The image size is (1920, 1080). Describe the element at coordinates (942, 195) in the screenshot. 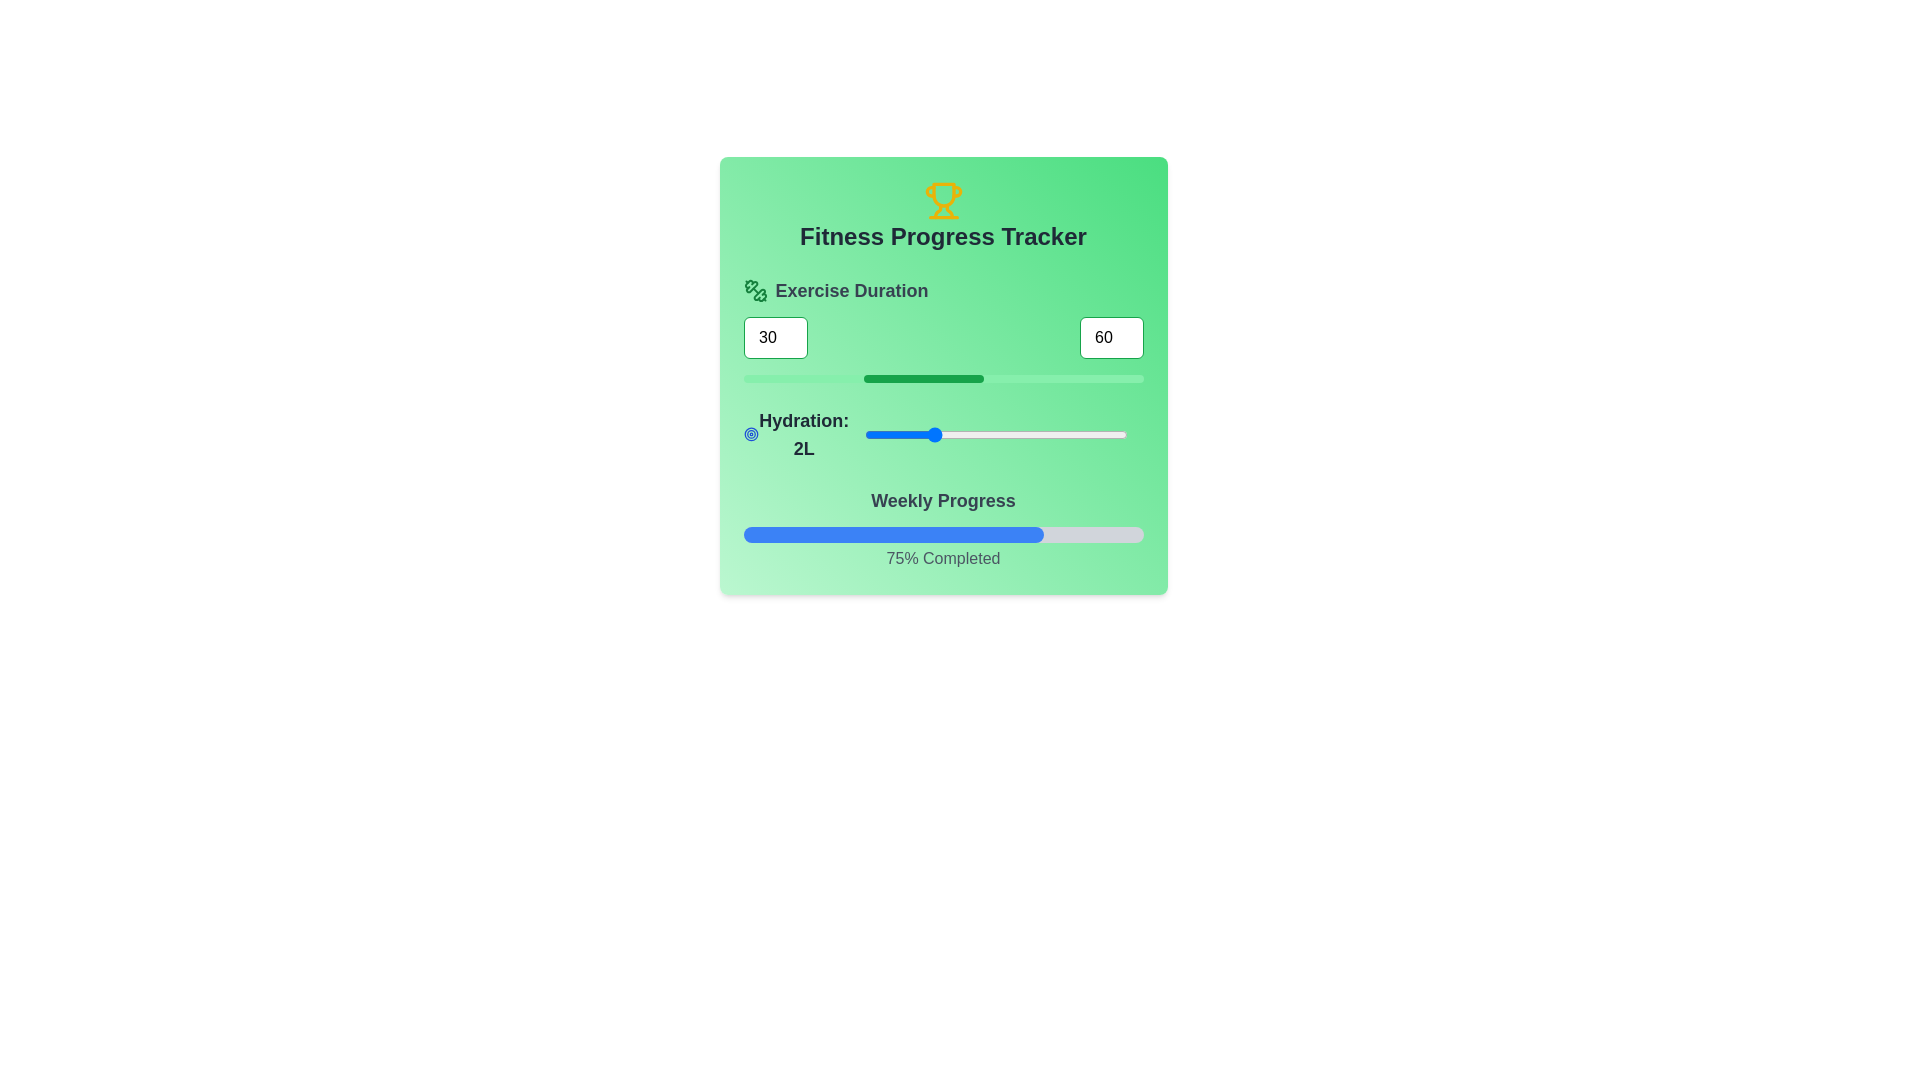

I see `the trophy-like icon in the header section of the green card labeled 'Fitness Progress Tracker'` at that location.